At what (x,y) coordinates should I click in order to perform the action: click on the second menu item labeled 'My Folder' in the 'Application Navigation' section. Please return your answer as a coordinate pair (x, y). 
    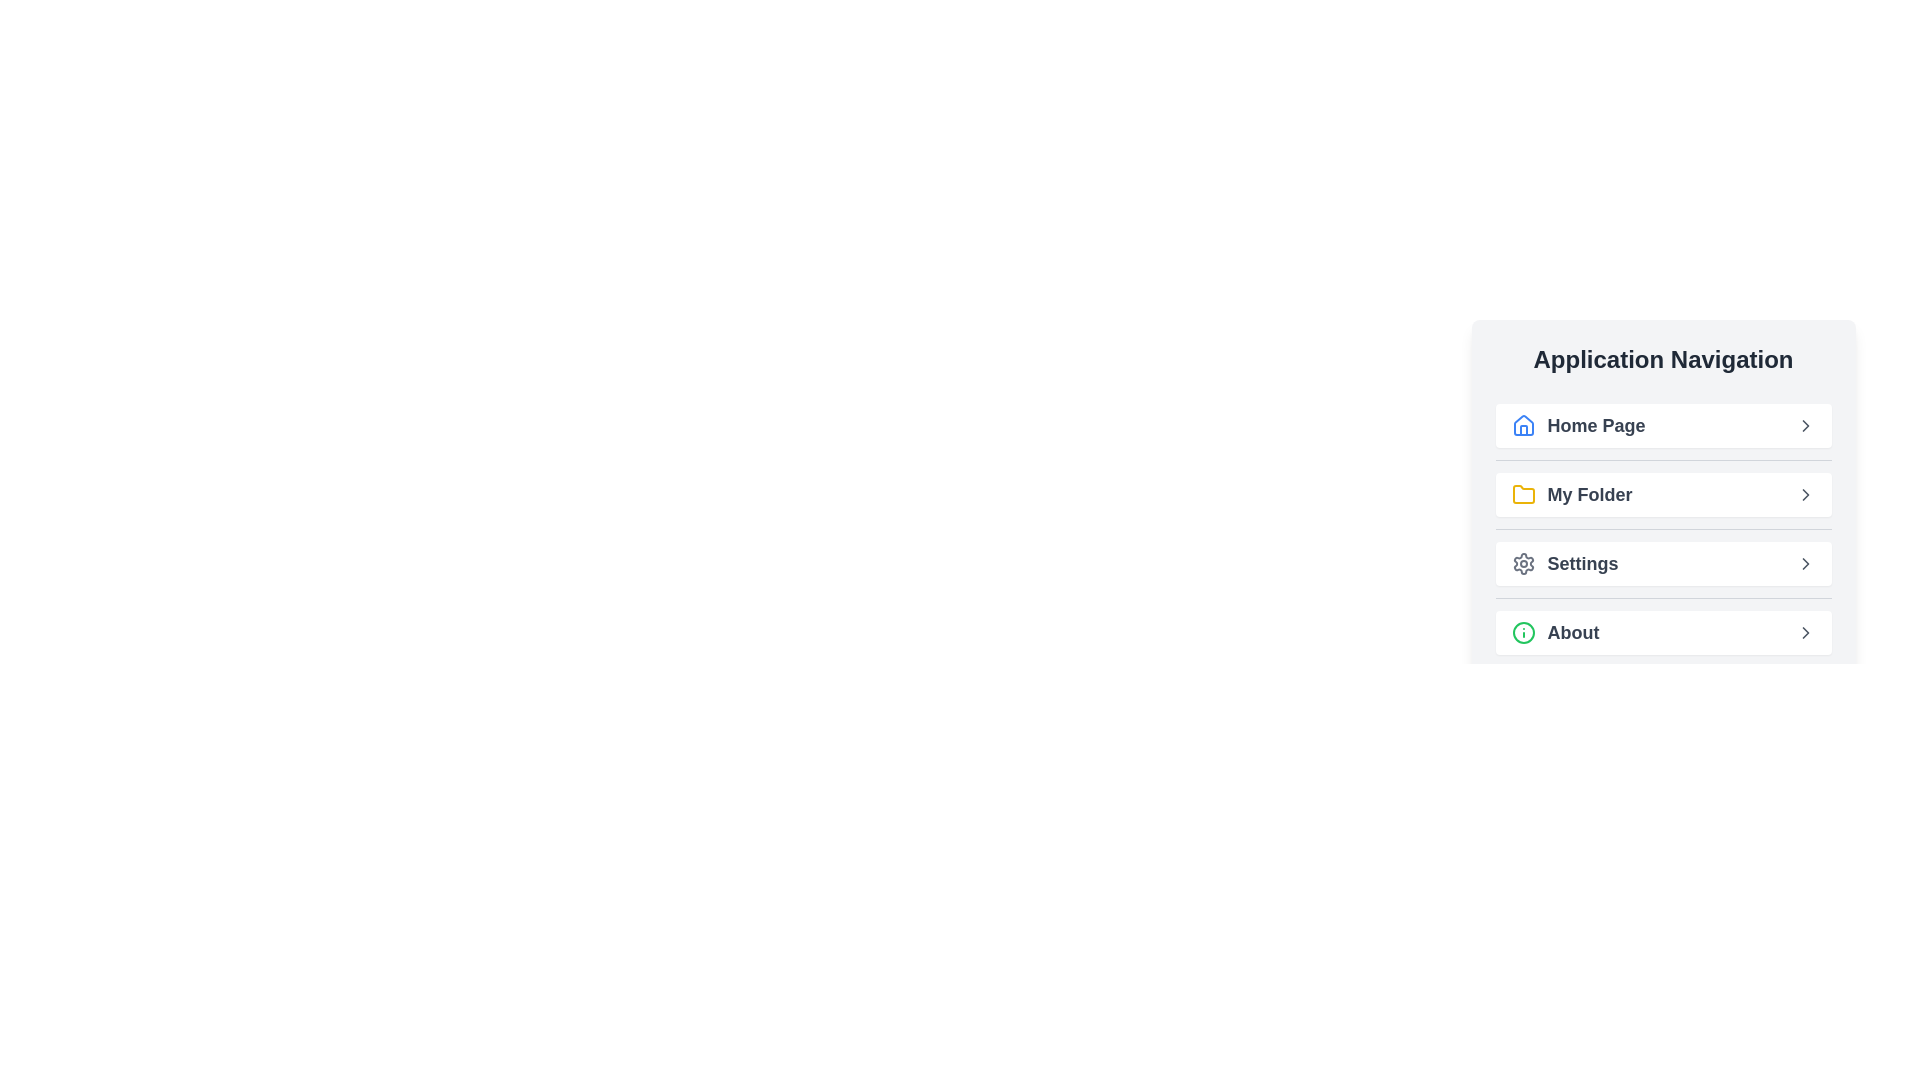
    Looking at the image, I should click on (1663, 504).